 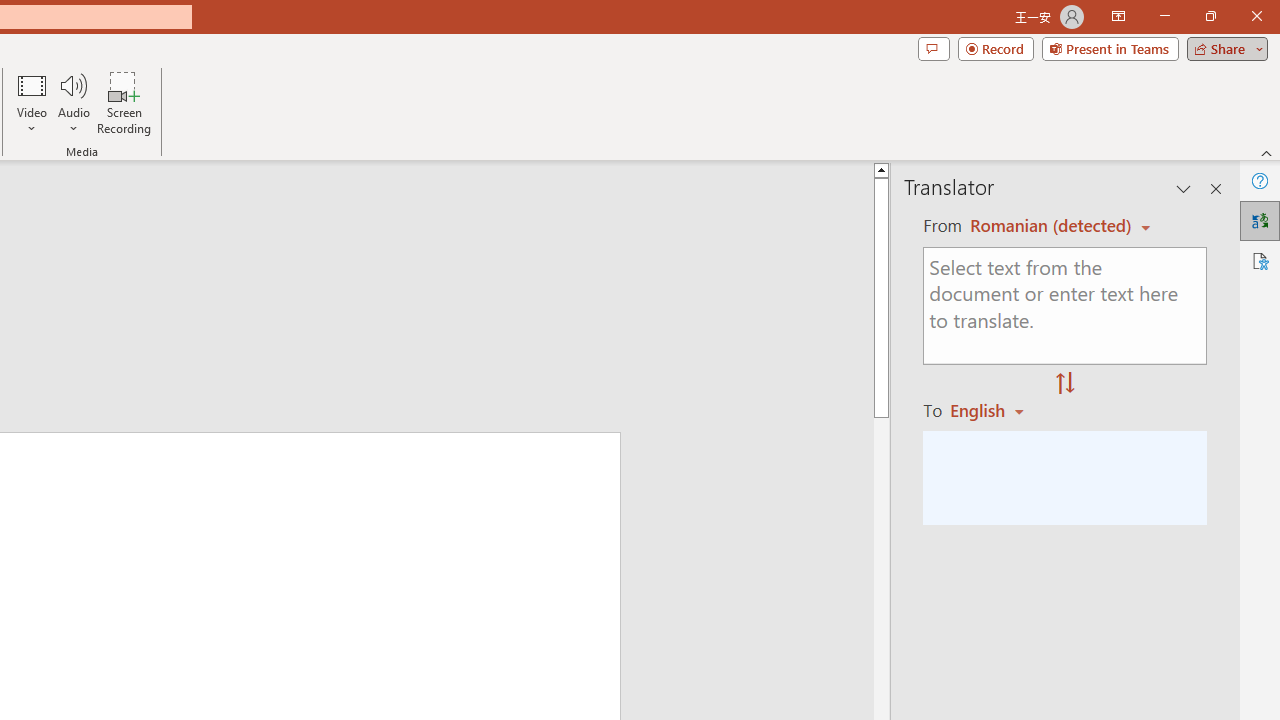 What do you see at coordinates (1046, 225) in the screenshot?
I see `'Romanian (detected)'` at bounding box center [1046, 225].